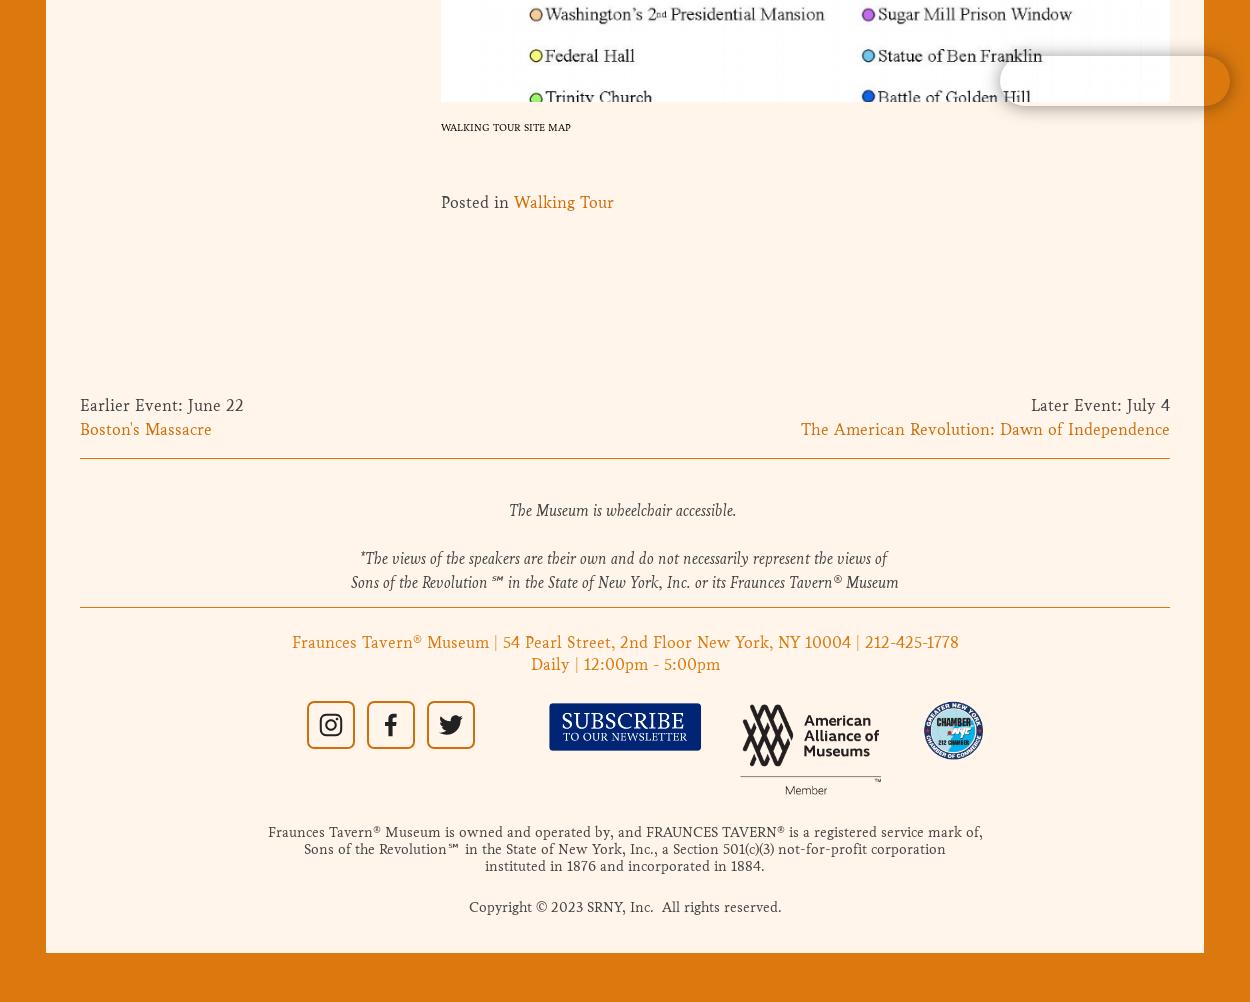  What do you see at coordinates (625, 849) in the screenshot?
I see `'Sons of the Revolution℠ in the State of New York, Inc., a Section 501(c)(3) not-for-profit corporation'` at bounding box center [625, 849].